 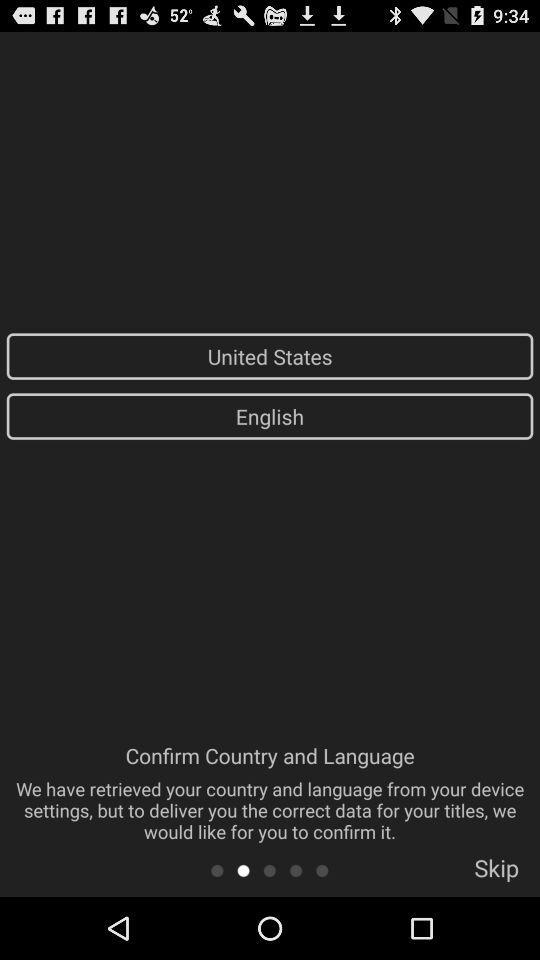 I want to click on the app below the confirm country and item, so click(x=322, y=869).